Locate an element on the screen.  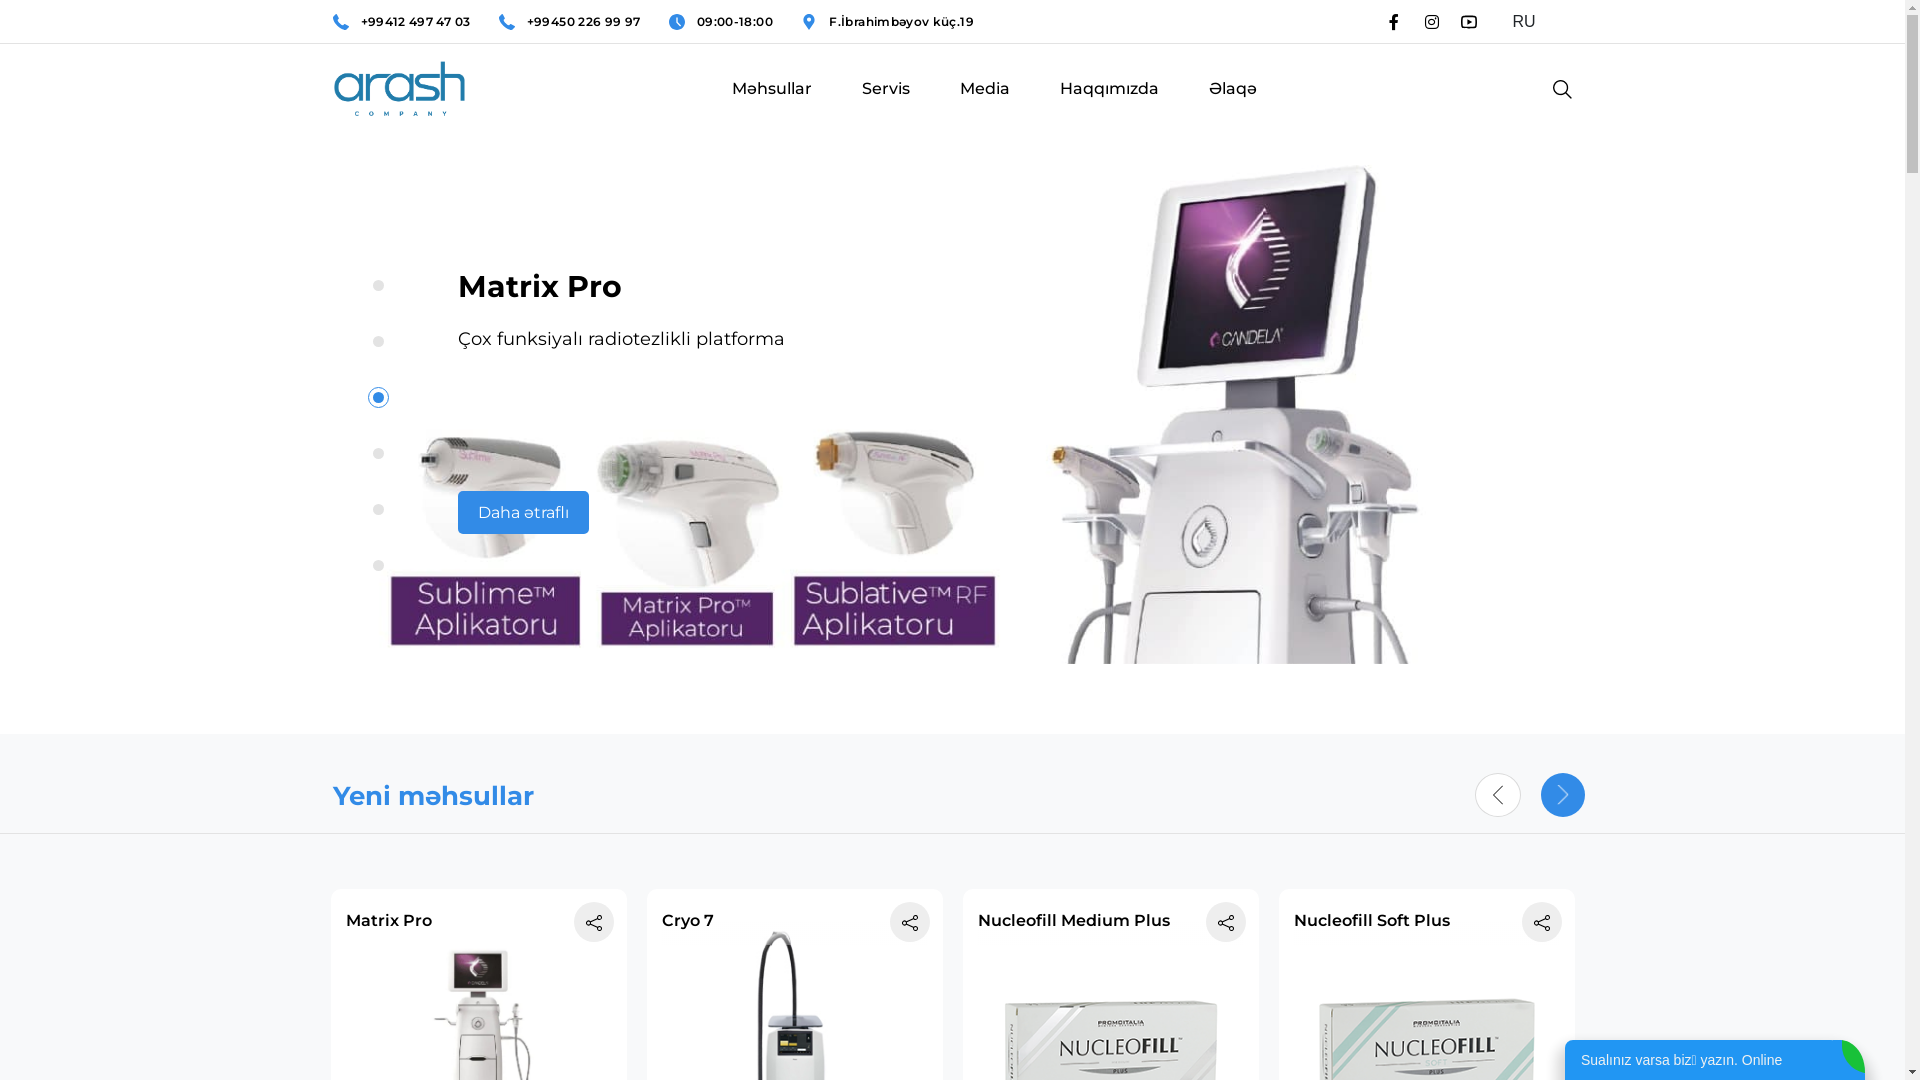
'+99450 226 99 97' is located at coordinates (583, 22).